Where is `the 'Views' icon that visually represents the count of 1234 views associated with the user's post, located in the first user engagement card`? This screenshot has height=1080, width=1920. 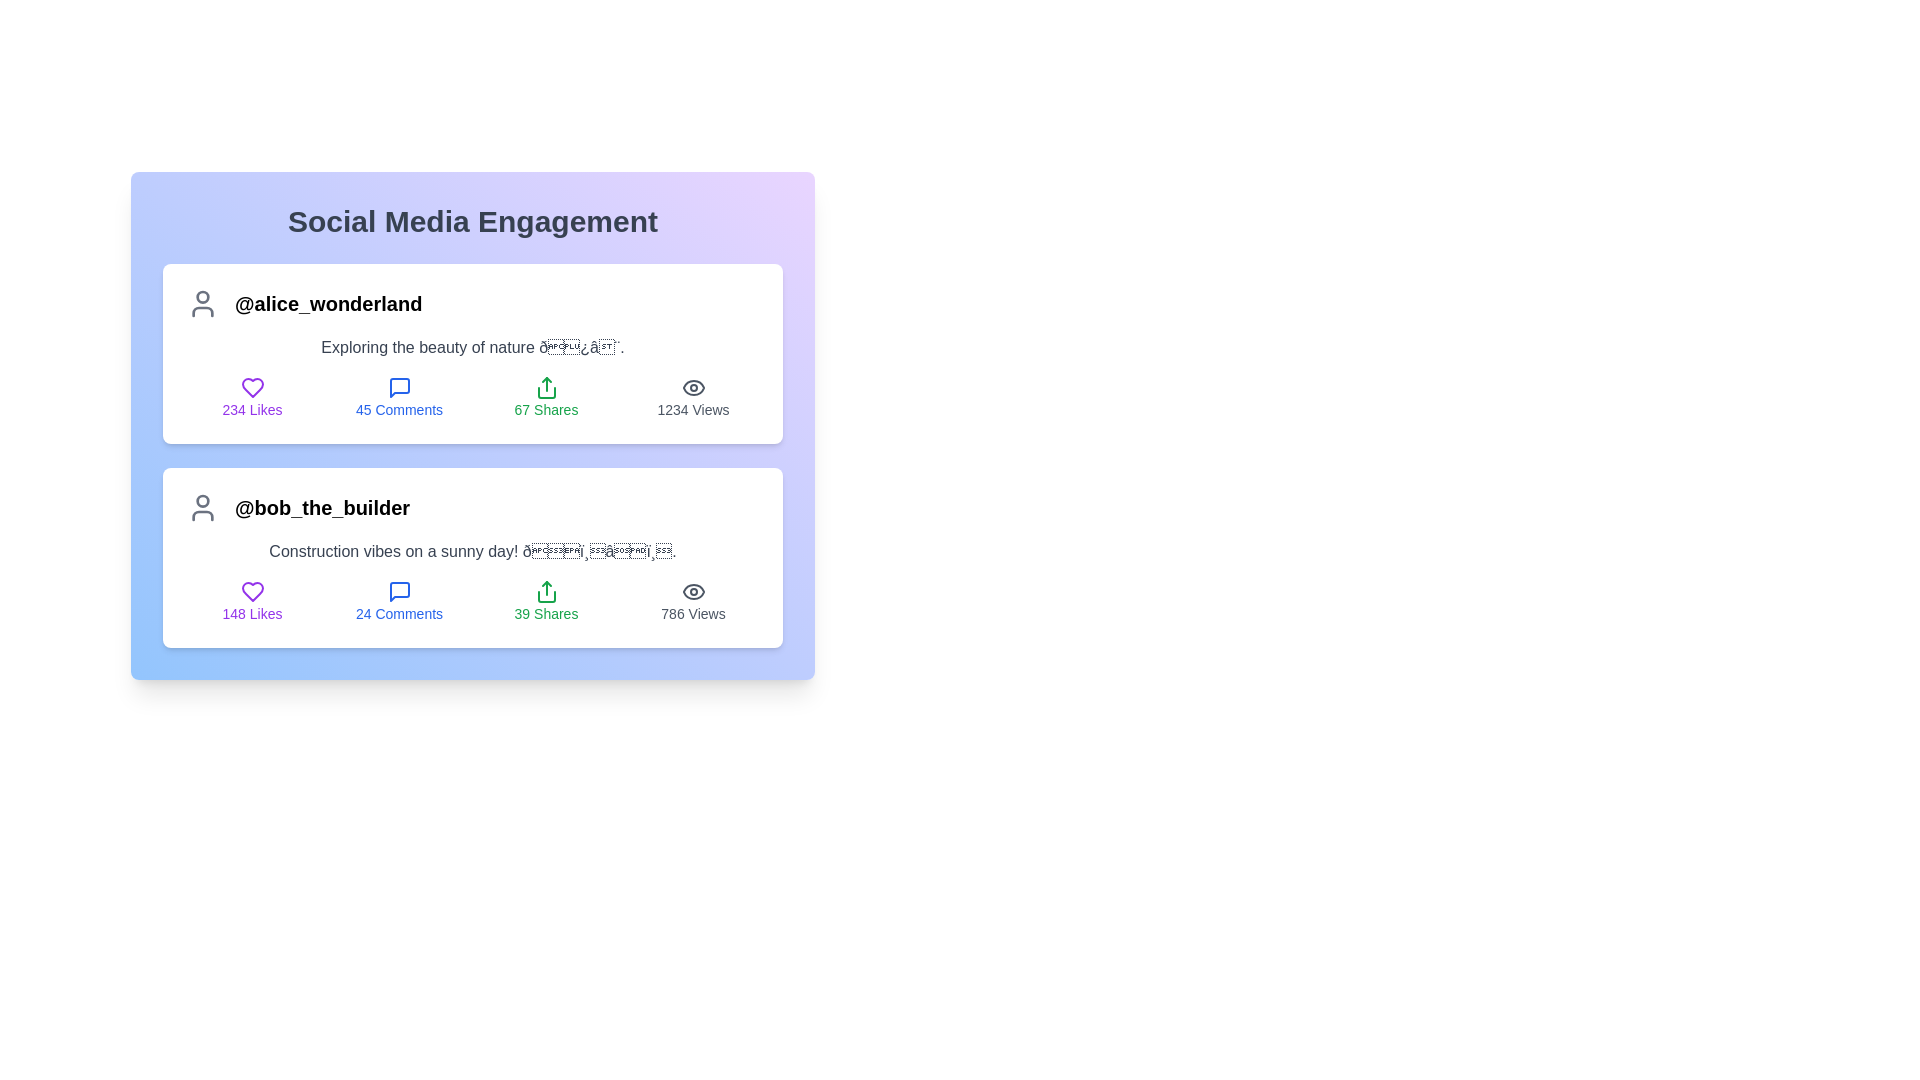 the 'Views' icon that visually represents the count of 1234 views associated with the user's post, located in the first user engagement card is located at coordinates (693, 388).